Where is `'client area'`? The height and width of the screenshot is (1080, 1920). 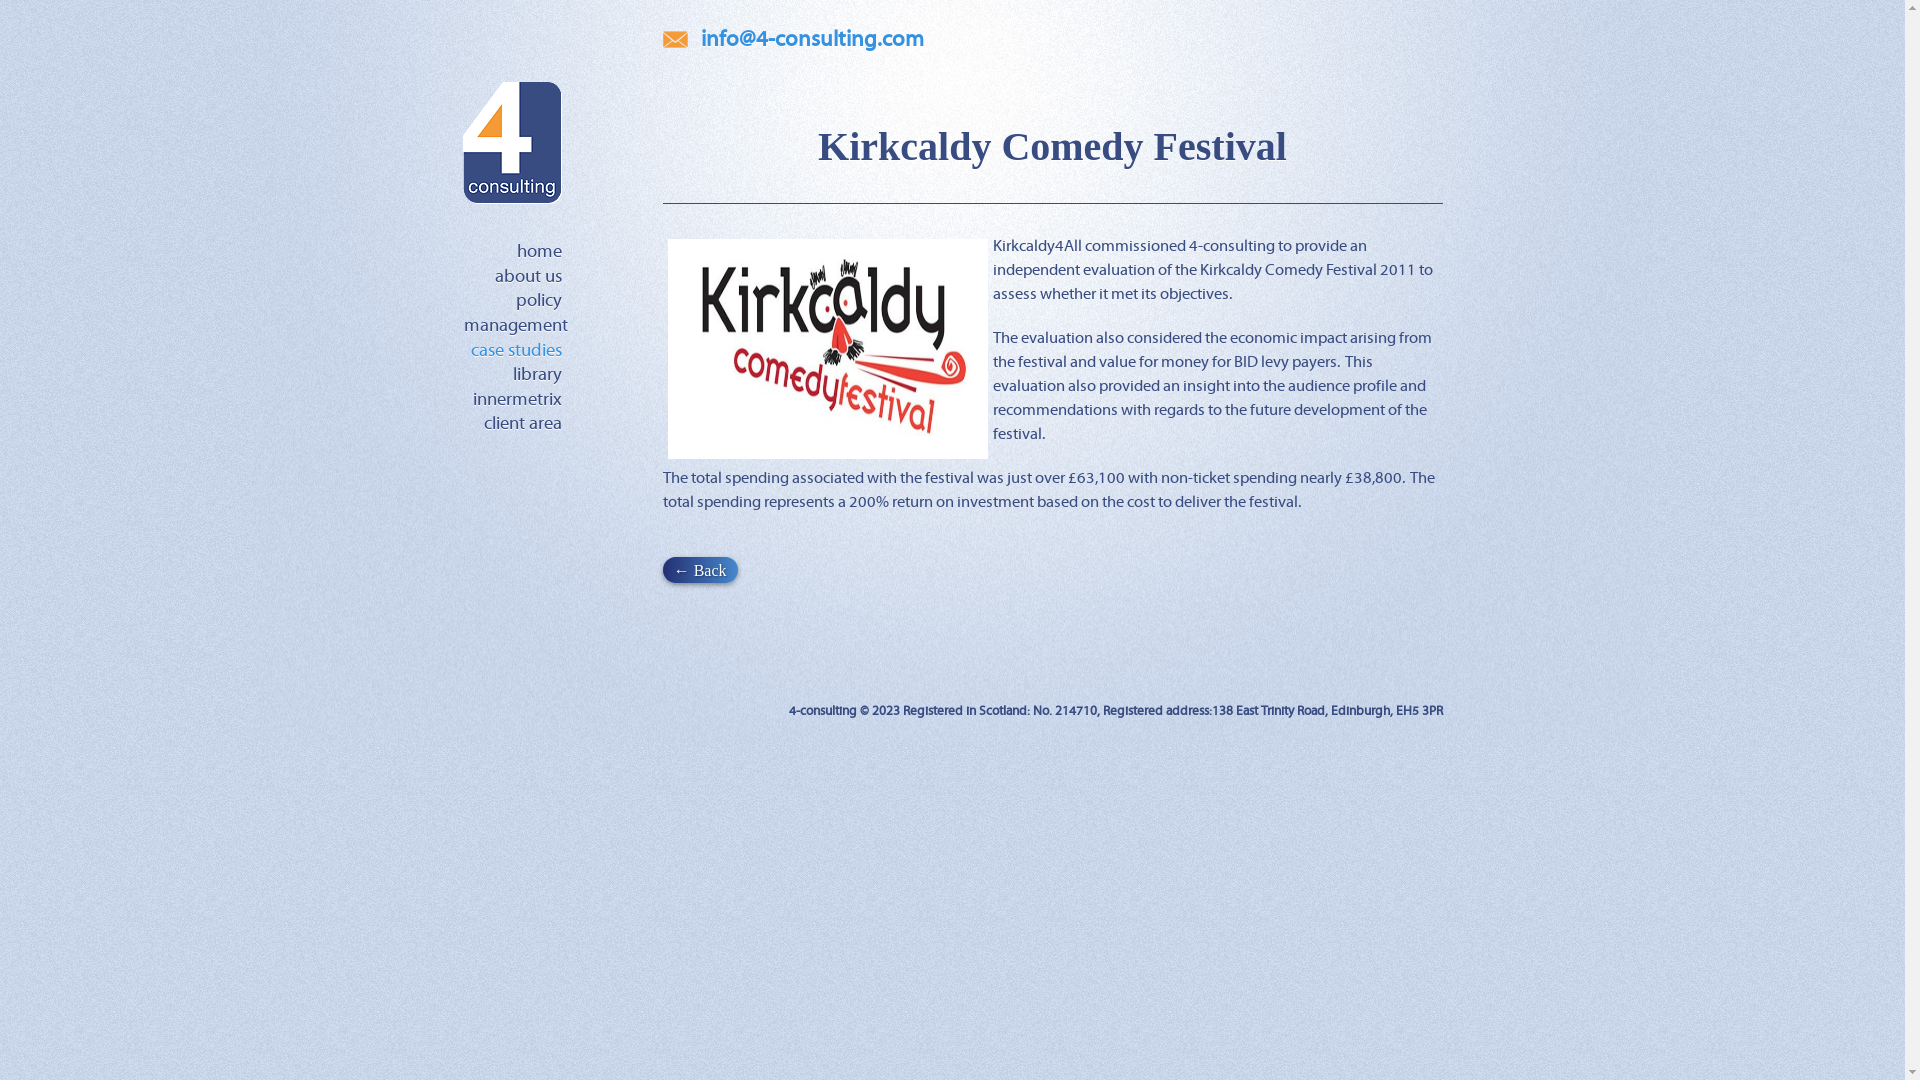 'client area' is located at coordinates (523, 423).